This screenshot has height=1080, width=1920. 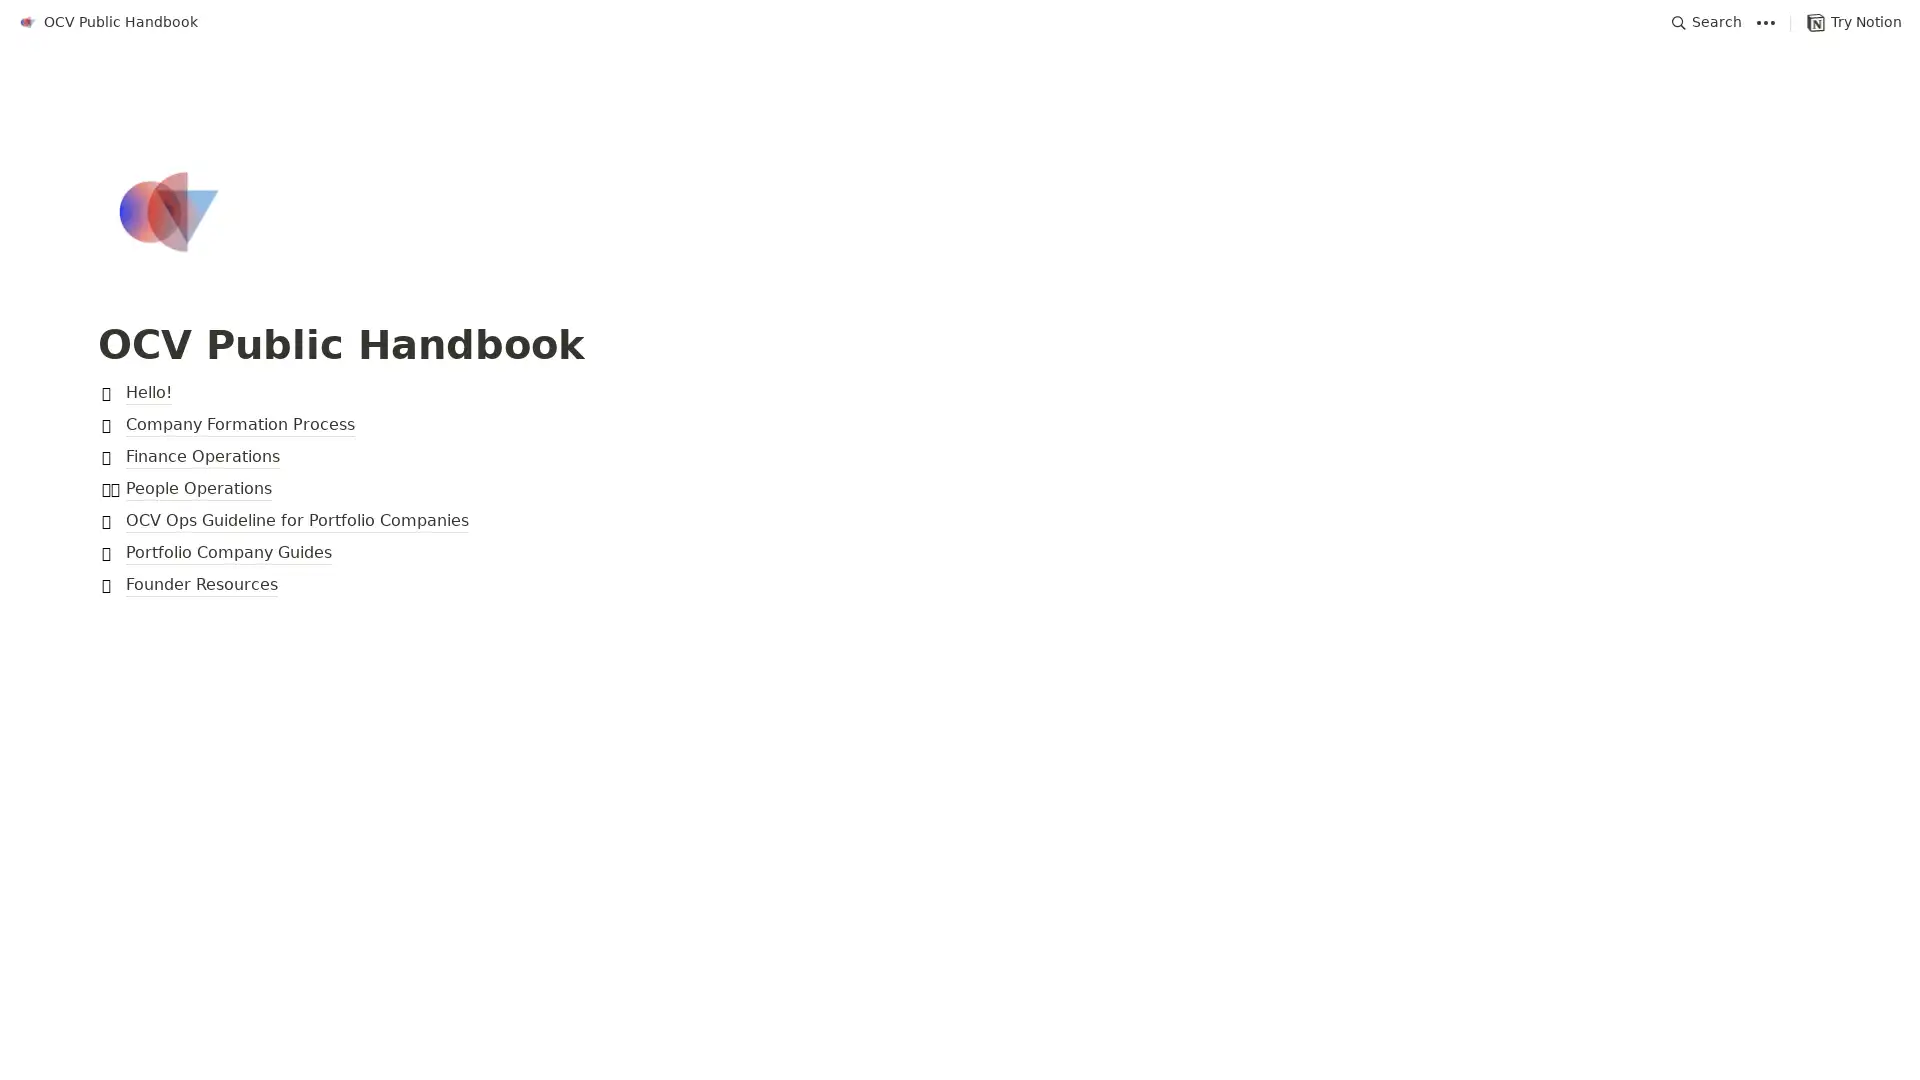 I want to click on OCV Ops Guideline for Portfolio Companies, so click(x=960, y=520).